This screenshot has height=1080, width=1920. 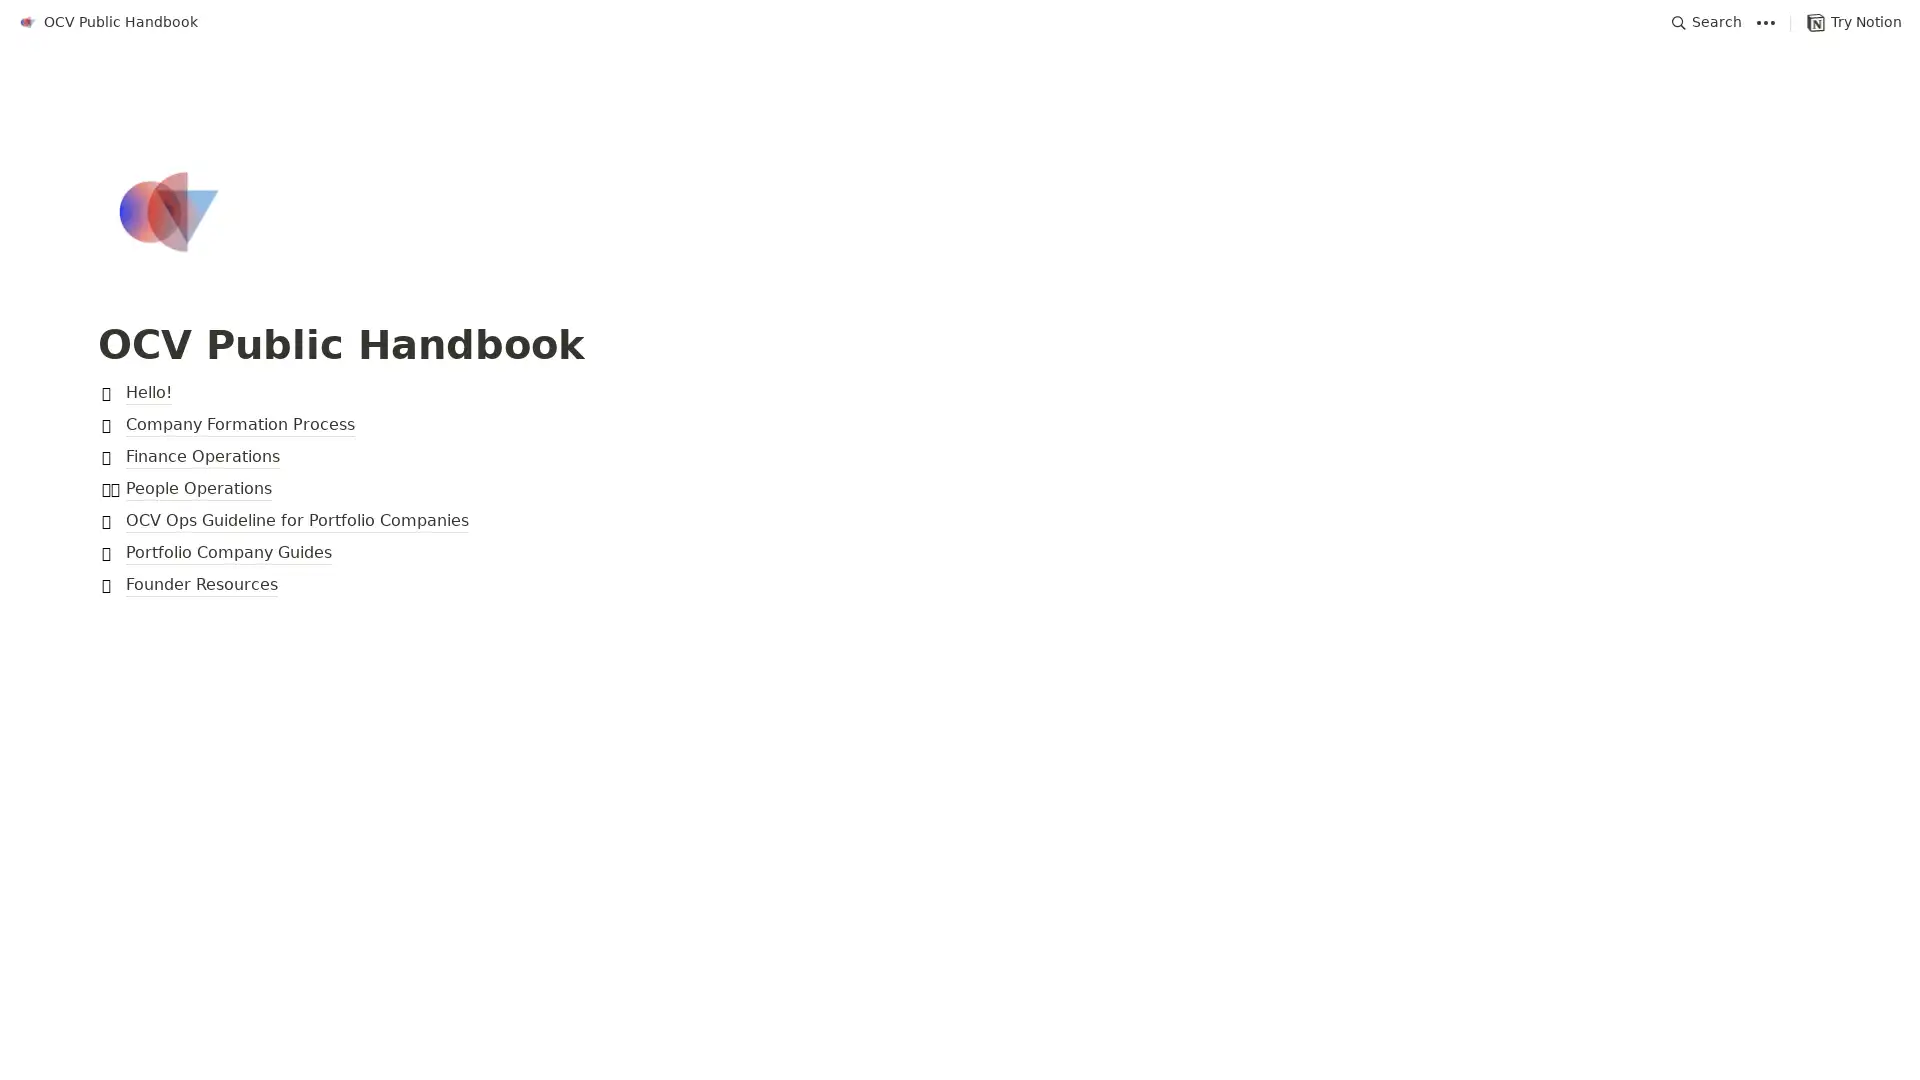 I want to click on OCV Ops Guideline for Portfolio Companies, so click(x=960, y=520).